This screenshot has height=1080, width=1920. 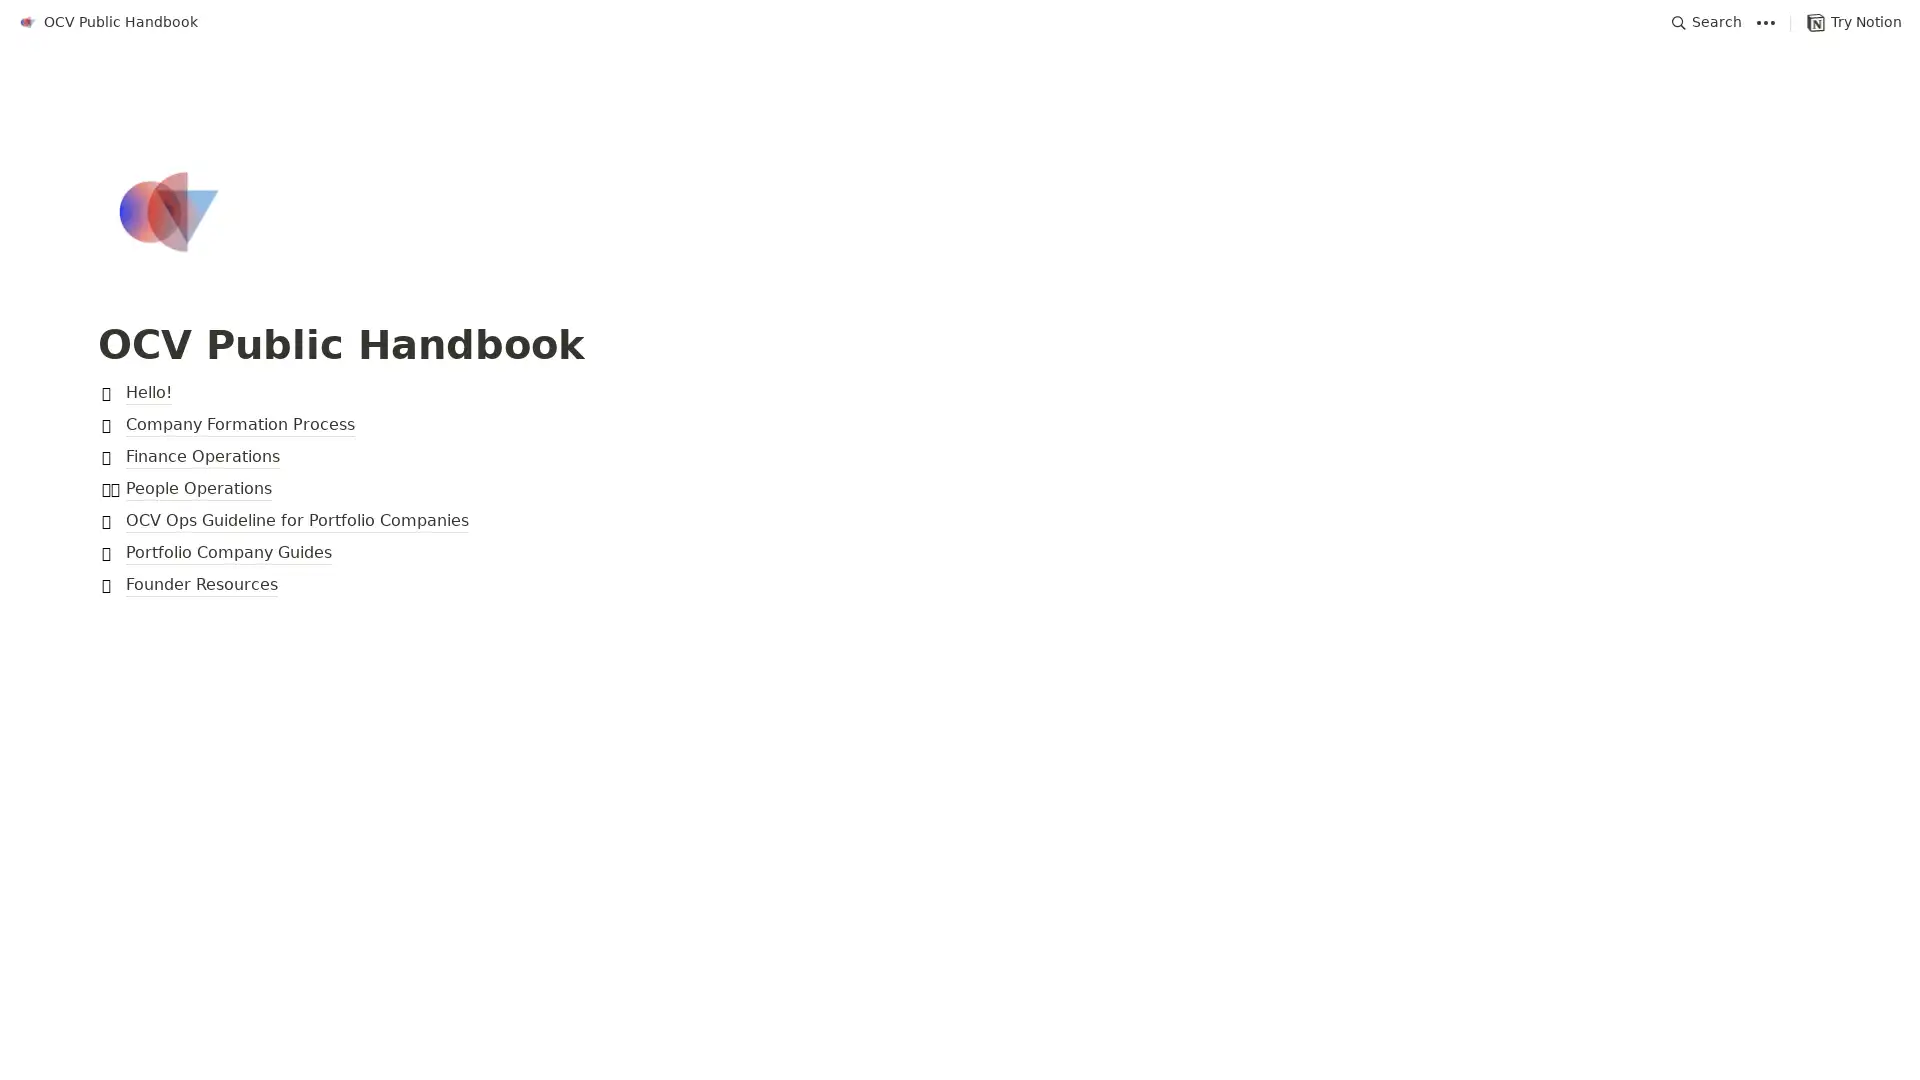 I want to click on OCV Ops Guideline for Portfolio Companies, so click(x=960, y=520).